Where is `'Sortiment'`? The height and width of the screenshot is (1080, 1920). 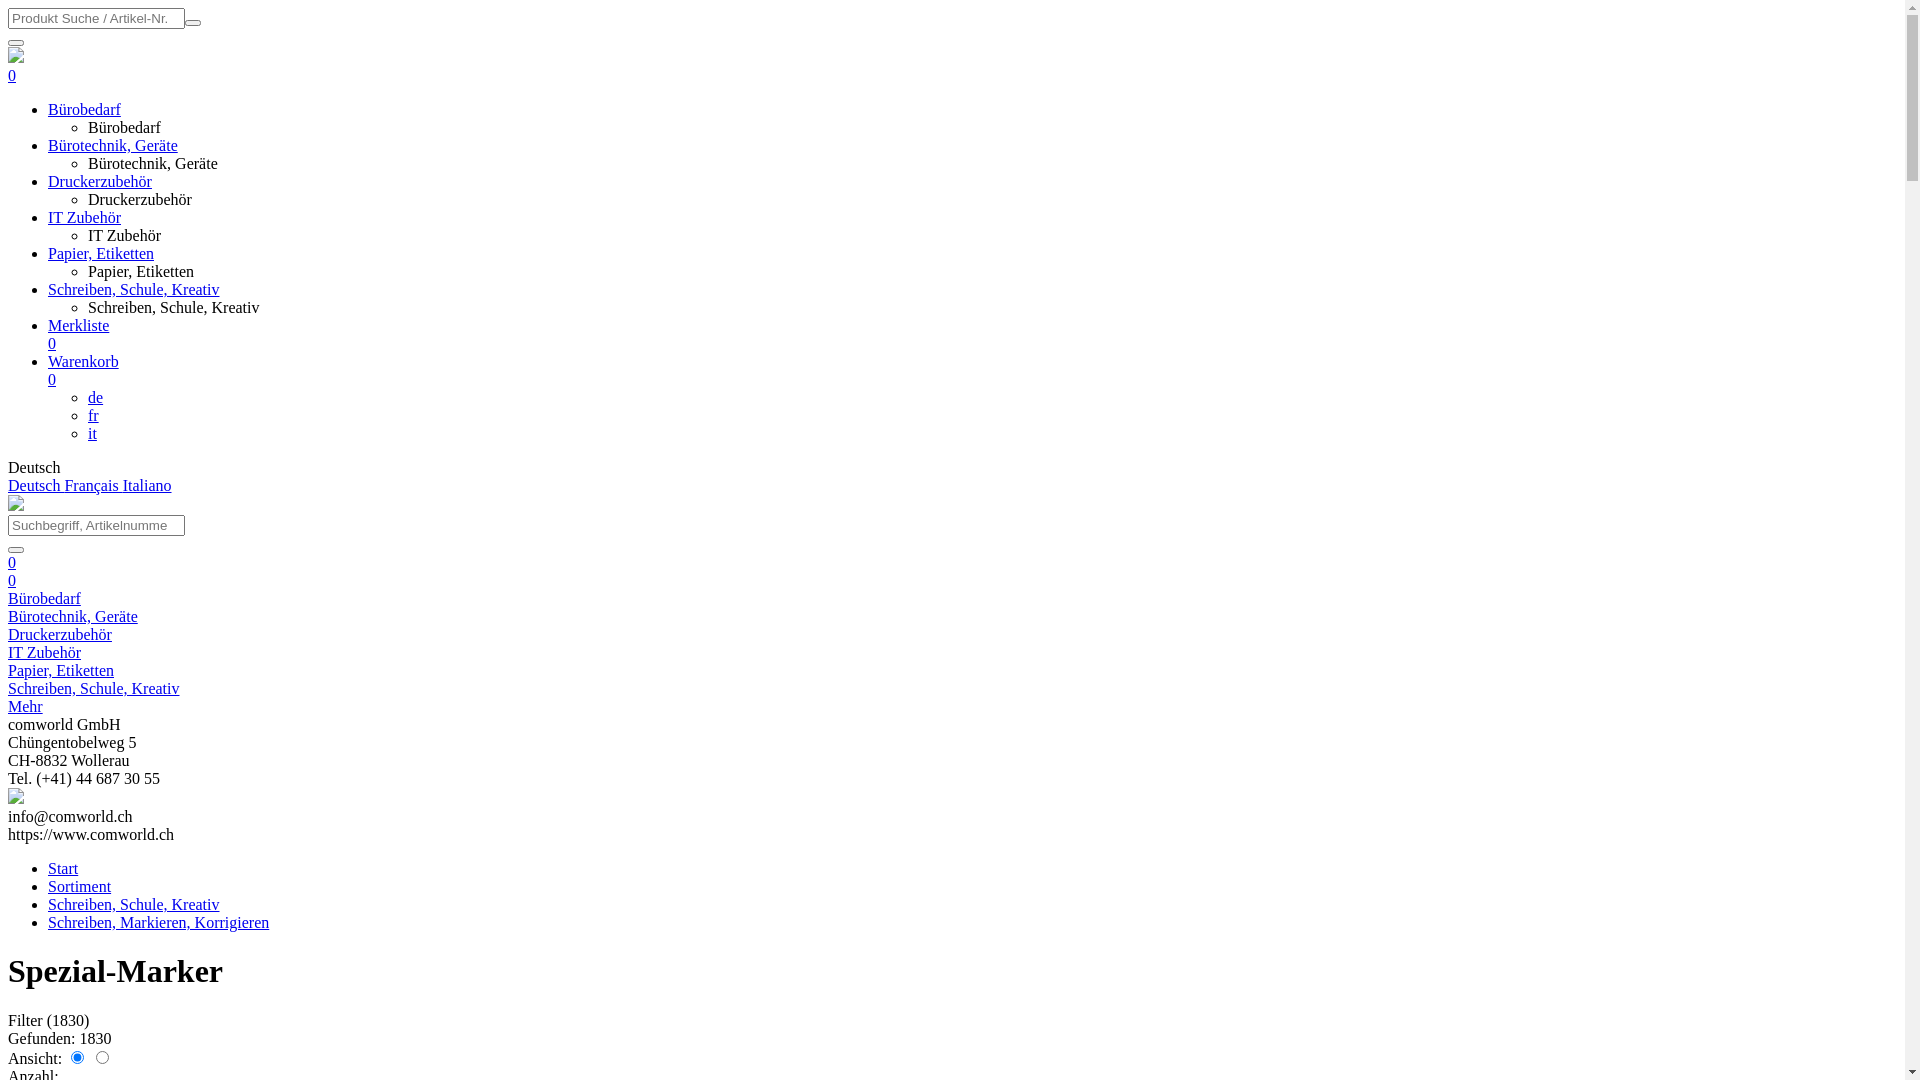 'Sortiment' is located at coordinates (79, 885).